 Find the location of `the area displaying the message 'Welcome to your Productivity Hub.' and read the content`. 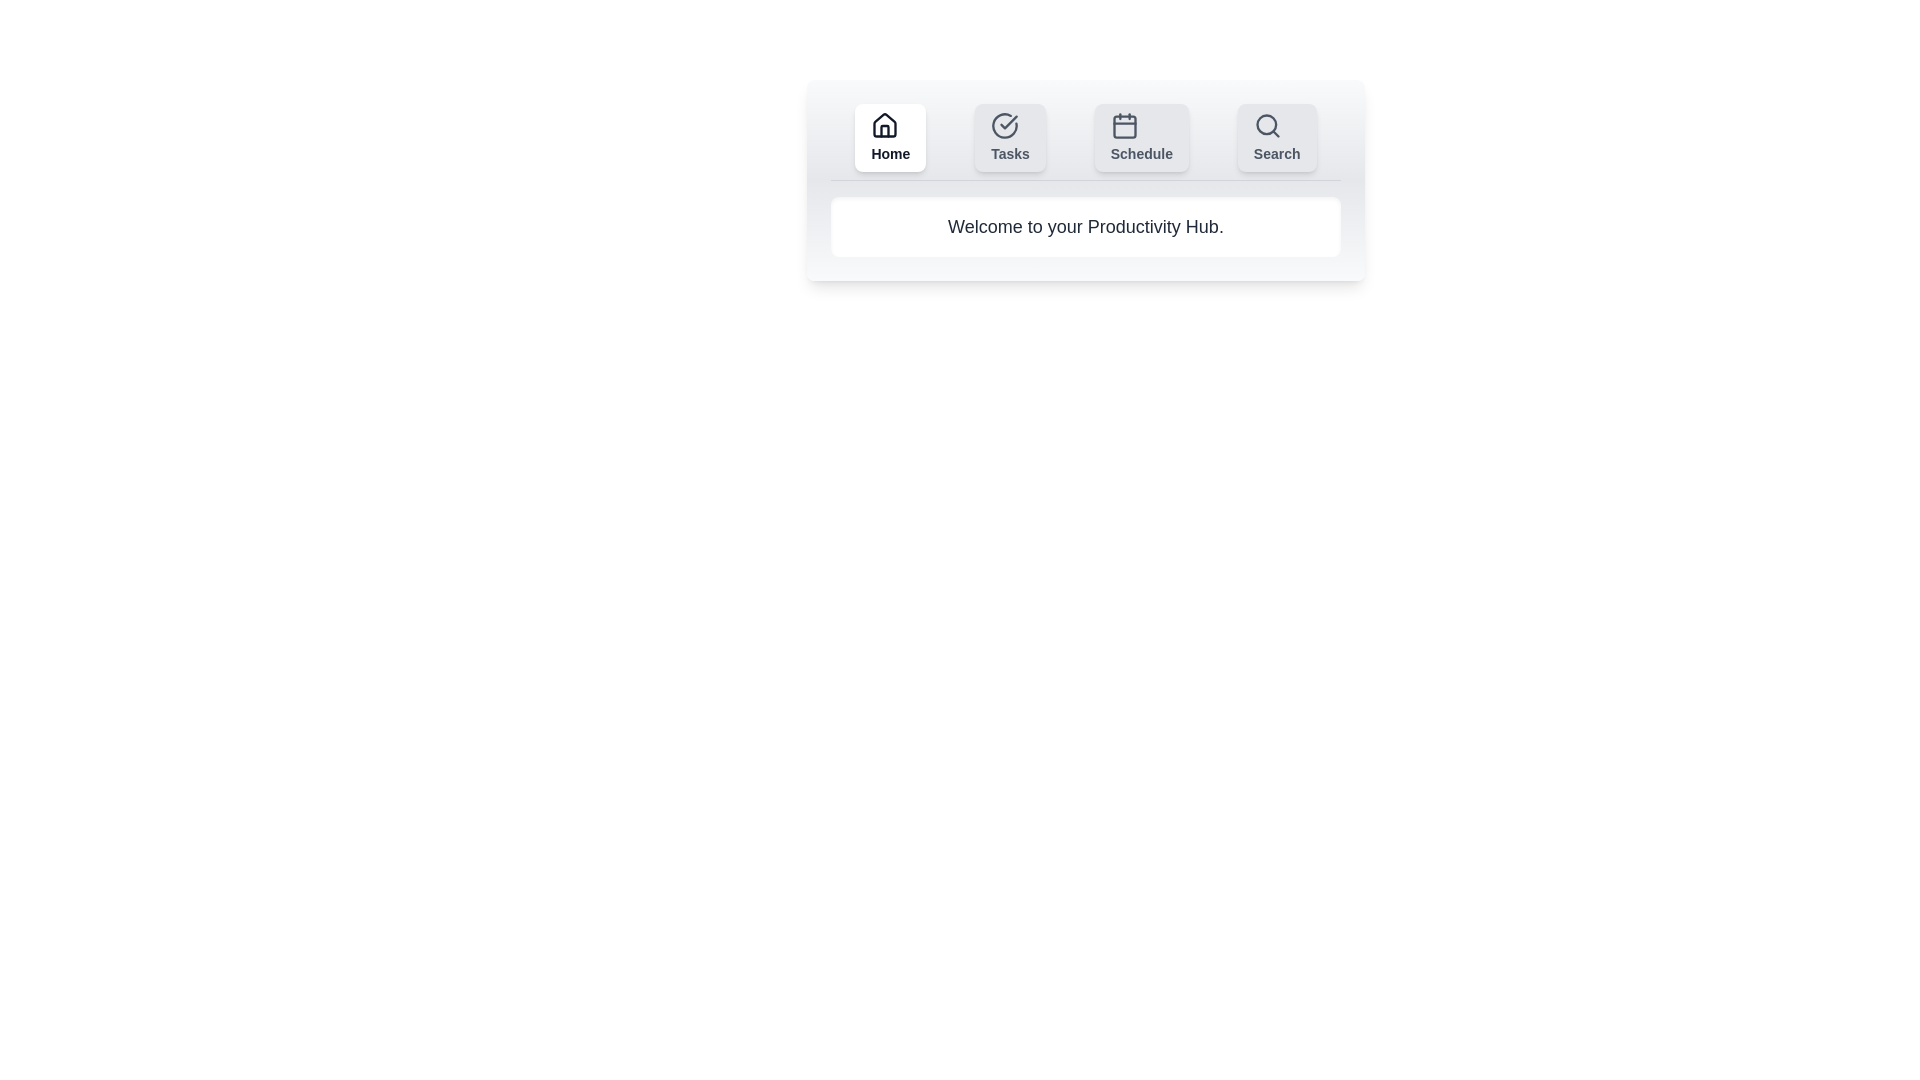

the area displaying the message 'Welcome to your Productivity Hub.' and read the content is located at coordinates (1084, 226).